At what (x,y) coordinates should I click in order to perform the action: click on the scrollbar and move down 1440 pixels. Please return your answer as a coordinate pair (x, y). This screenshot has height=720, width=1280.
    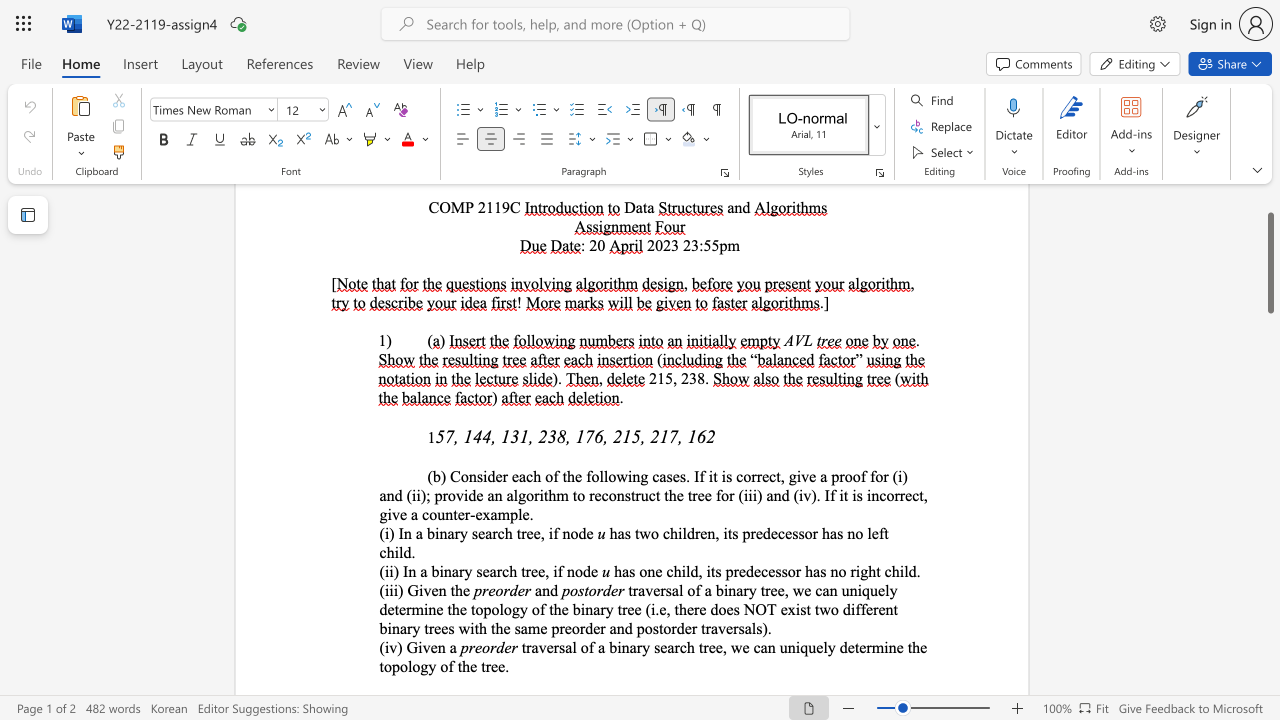
    Looking at the image, I should click on (1269, 262).